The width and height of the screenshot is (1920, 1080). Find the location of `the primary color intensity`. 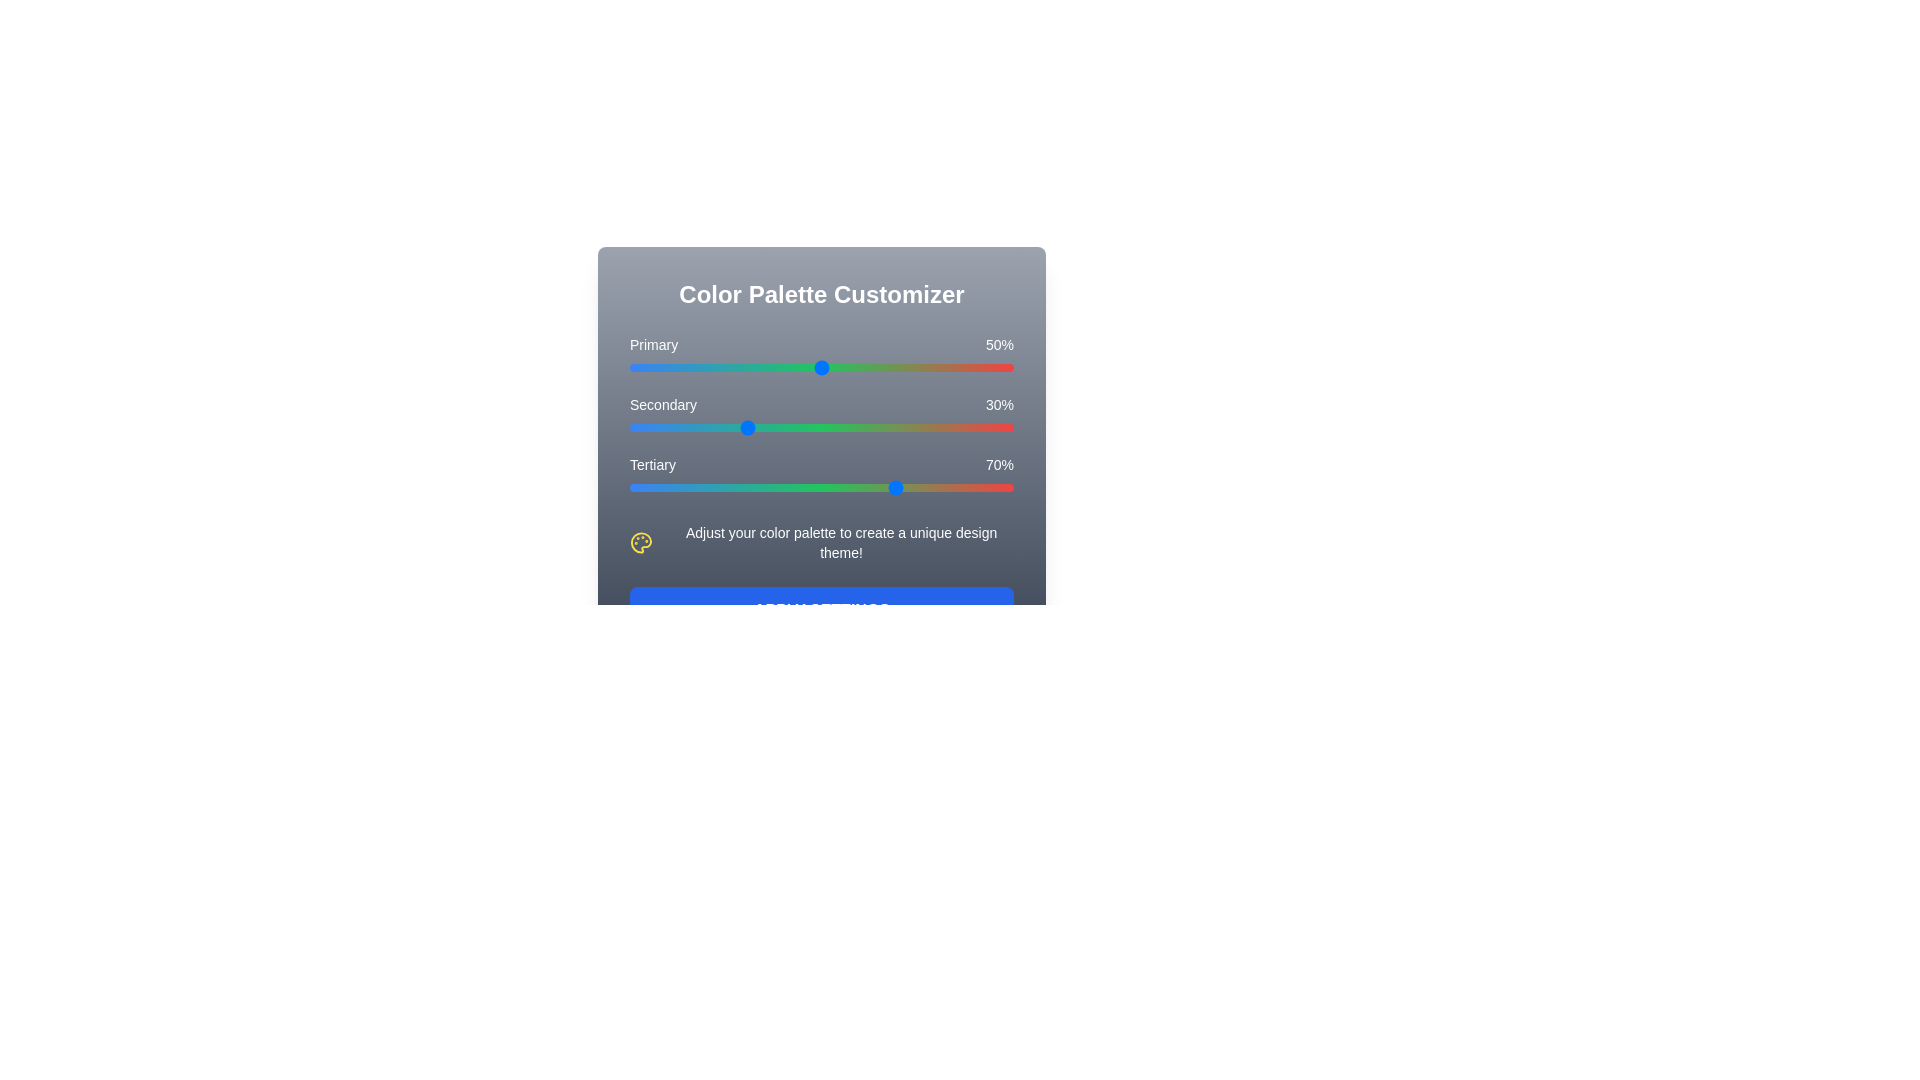

the primary color intensity is located at coordinates (794, 367).